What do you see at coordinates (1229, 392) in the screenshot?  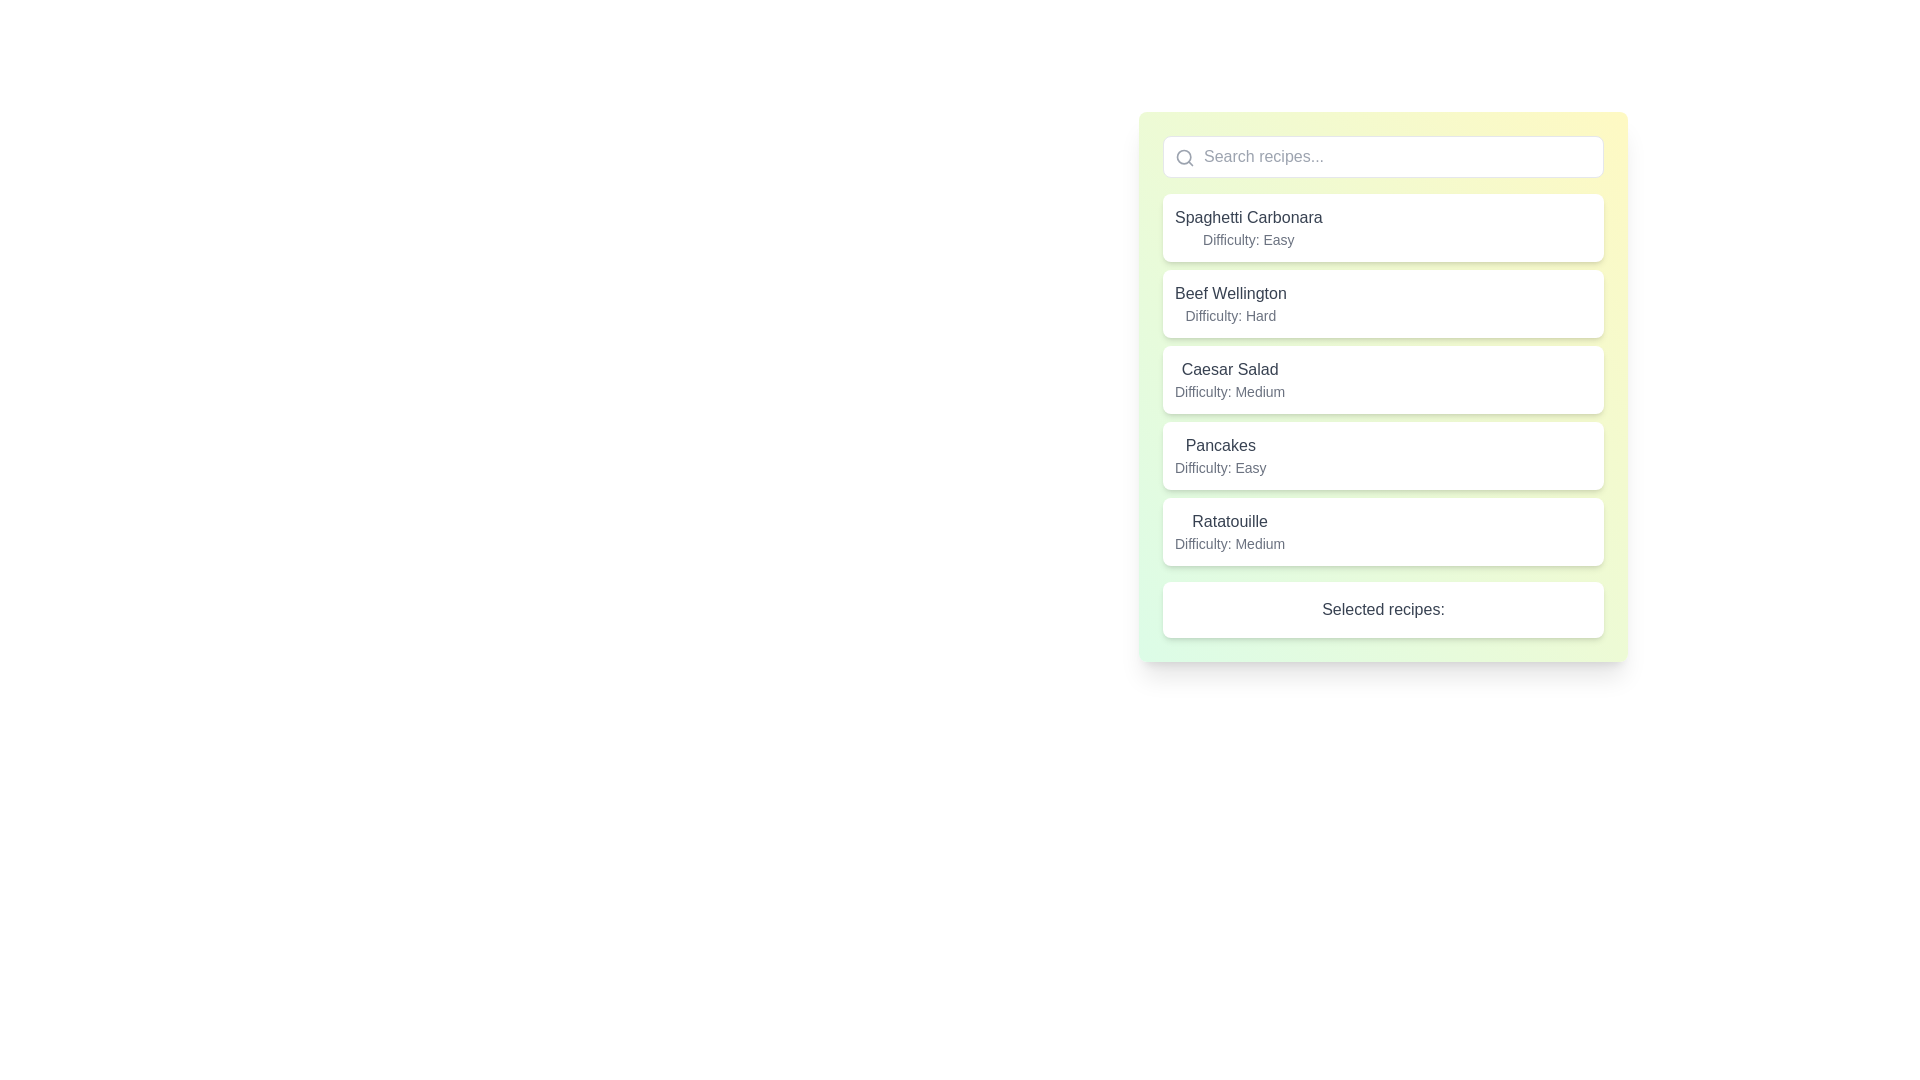 I see `the text label displaying 'Difficulty: Medium', which is styled in a small gray font and located inside the third recipe card, directly below 'Caesar Salad'` at bounding box center [1229, 392].